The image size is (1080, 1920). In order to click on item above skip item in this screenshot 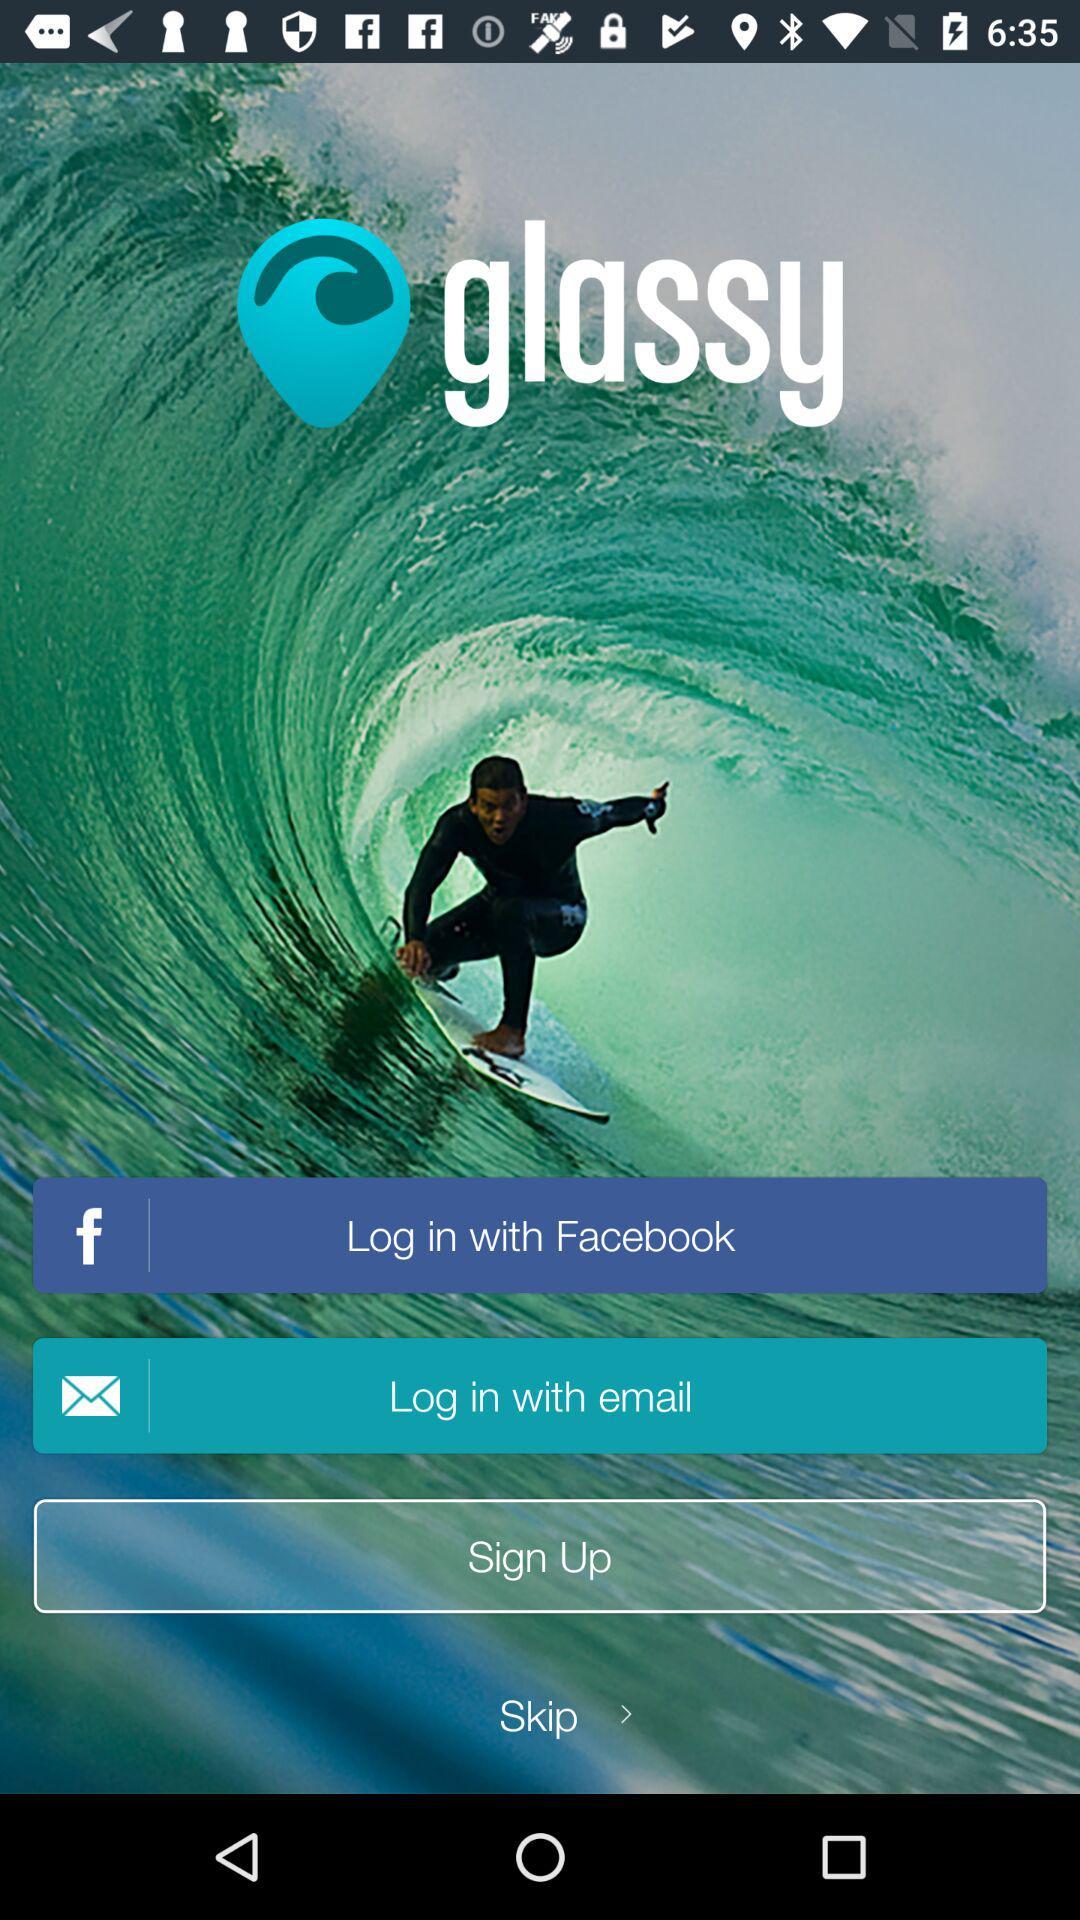, I will do `click(540, 1555)`.